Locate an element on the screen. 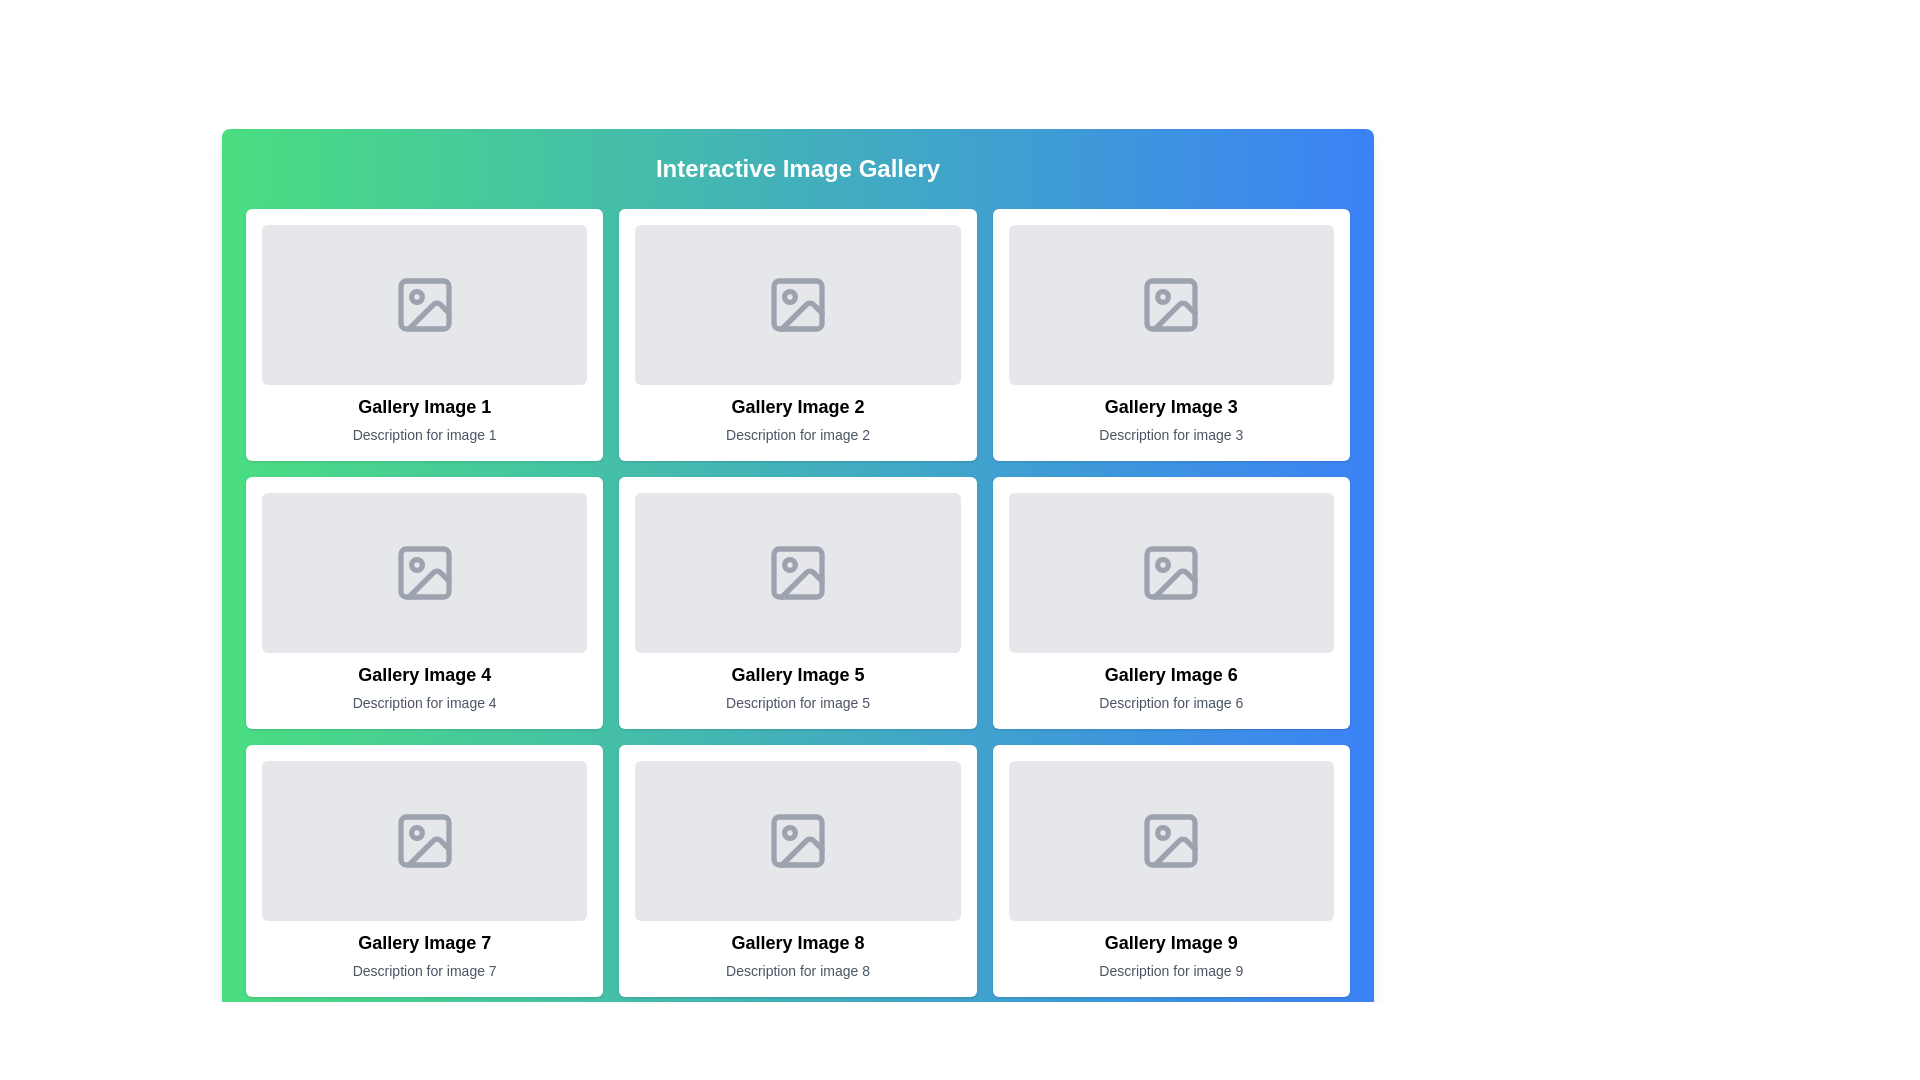  the descriptive text label located in the first column of the second row within the grid layout beneath 'Gallery Image 2' is located at coordinates (796, 434).